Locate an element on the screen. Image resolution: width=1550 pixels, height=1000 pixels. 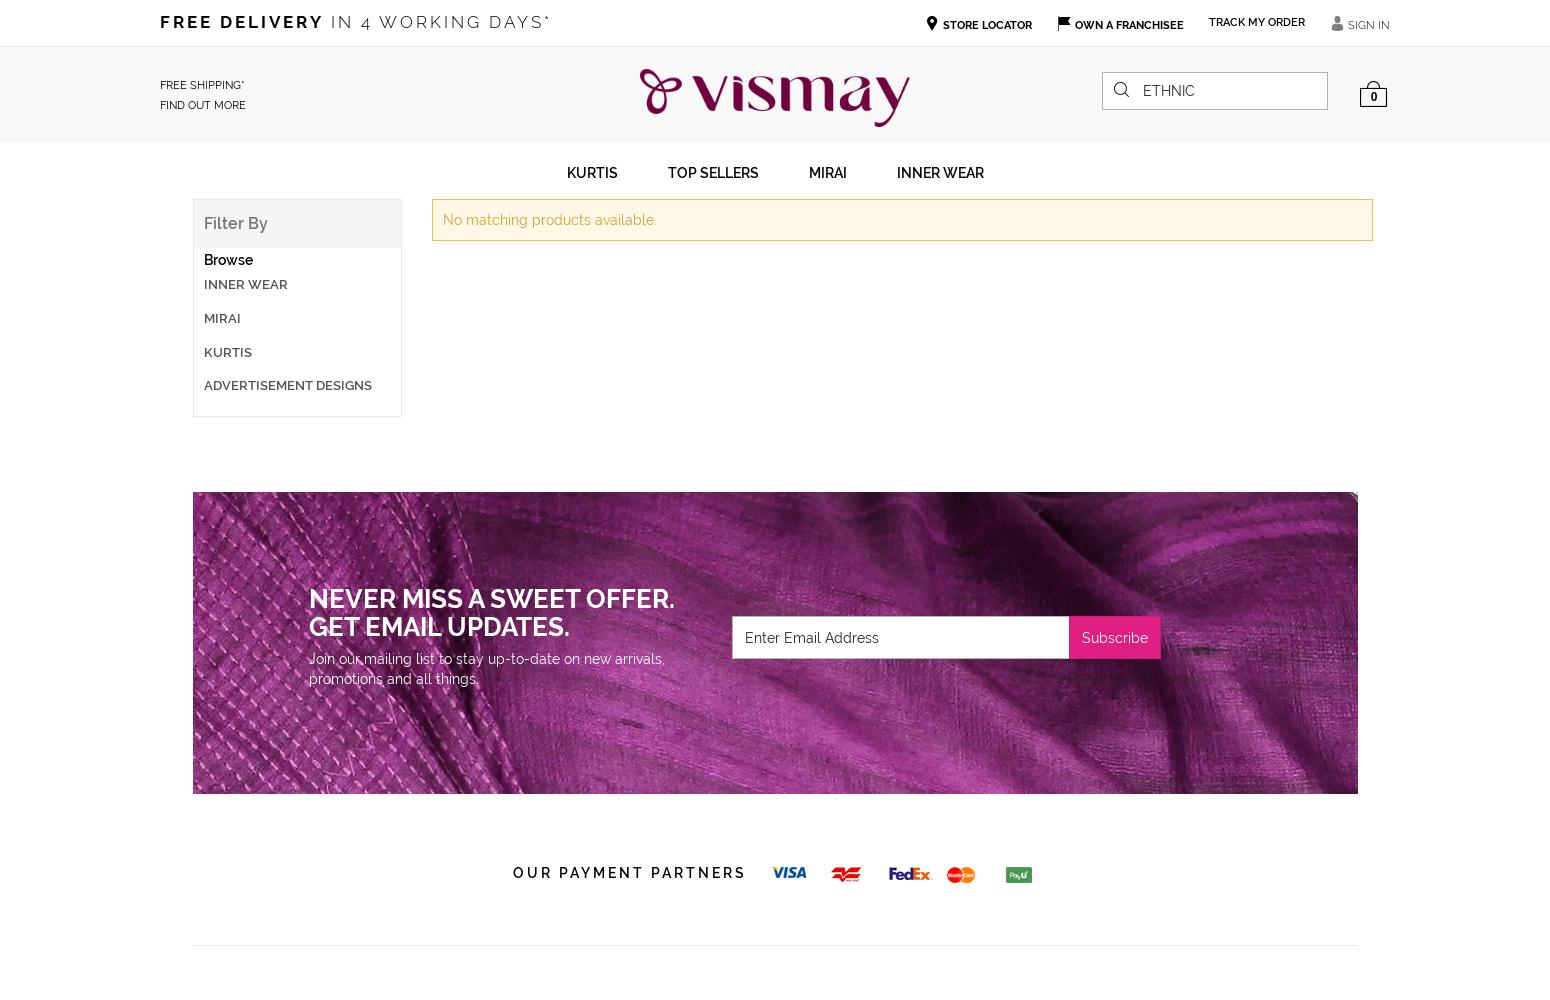
'SHOP COLLECTIONS' is located at coordinates (231, 466).